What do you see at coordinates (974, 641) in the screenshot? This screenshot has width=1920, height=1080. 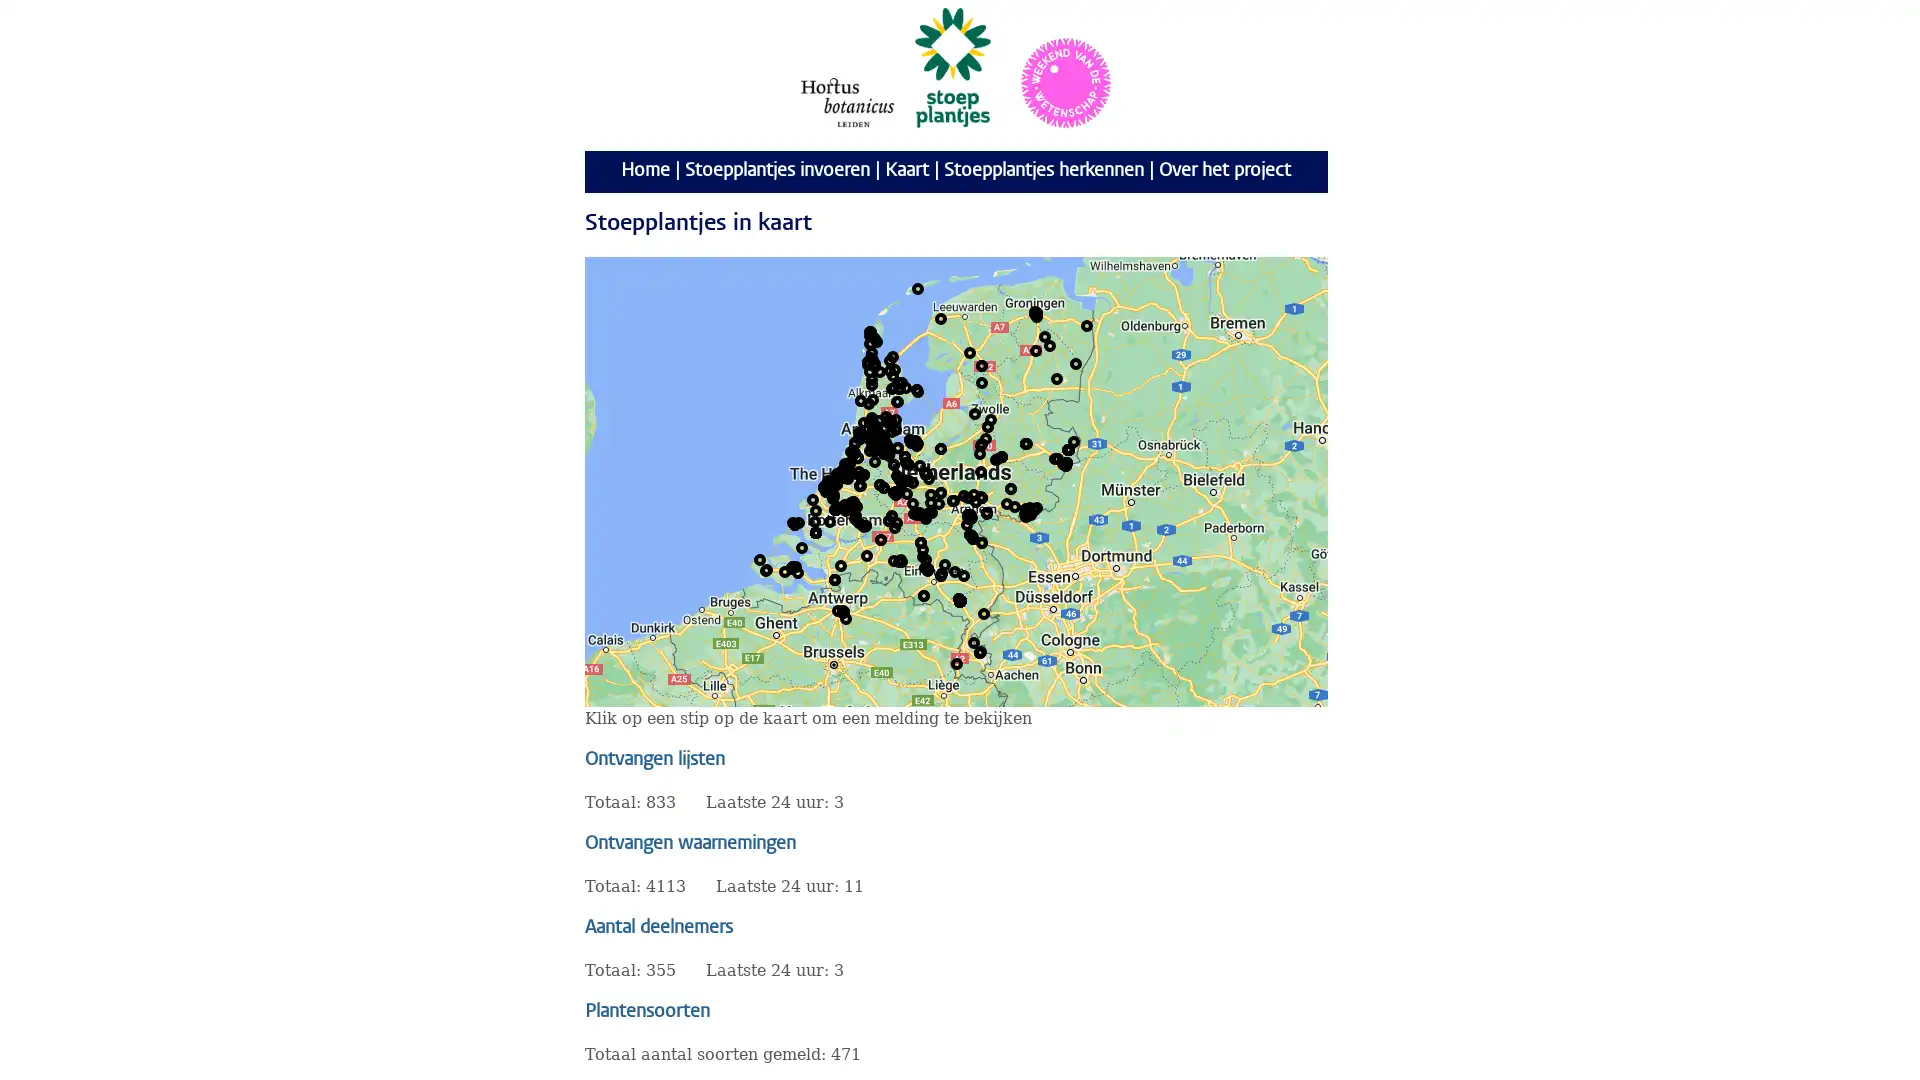 I see `Telling van waaromstaatdaardaneenster? op 22 januari 2022` at bounding box center [974, 641].